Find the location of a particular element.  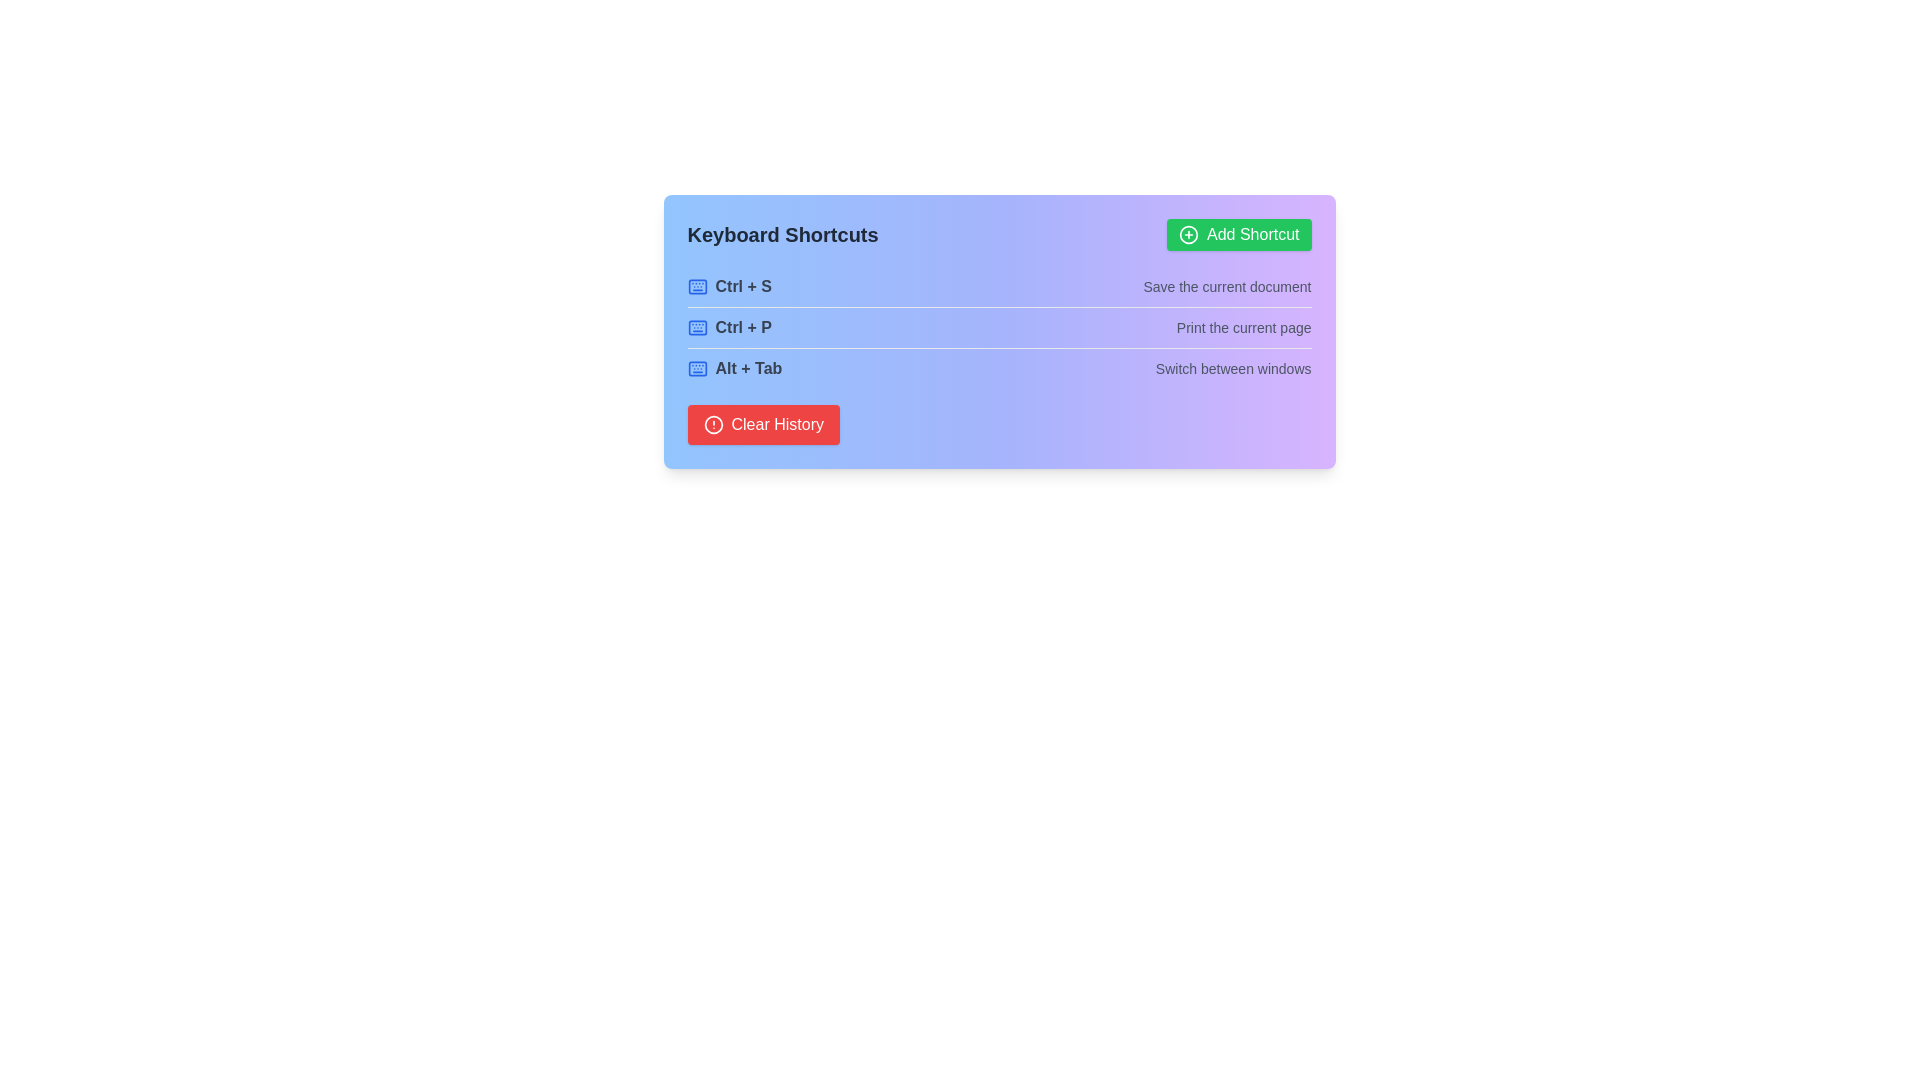

the 'Add Shortcut' button with a bright green background and a white plus icon is located at coordinates (1238, 234).